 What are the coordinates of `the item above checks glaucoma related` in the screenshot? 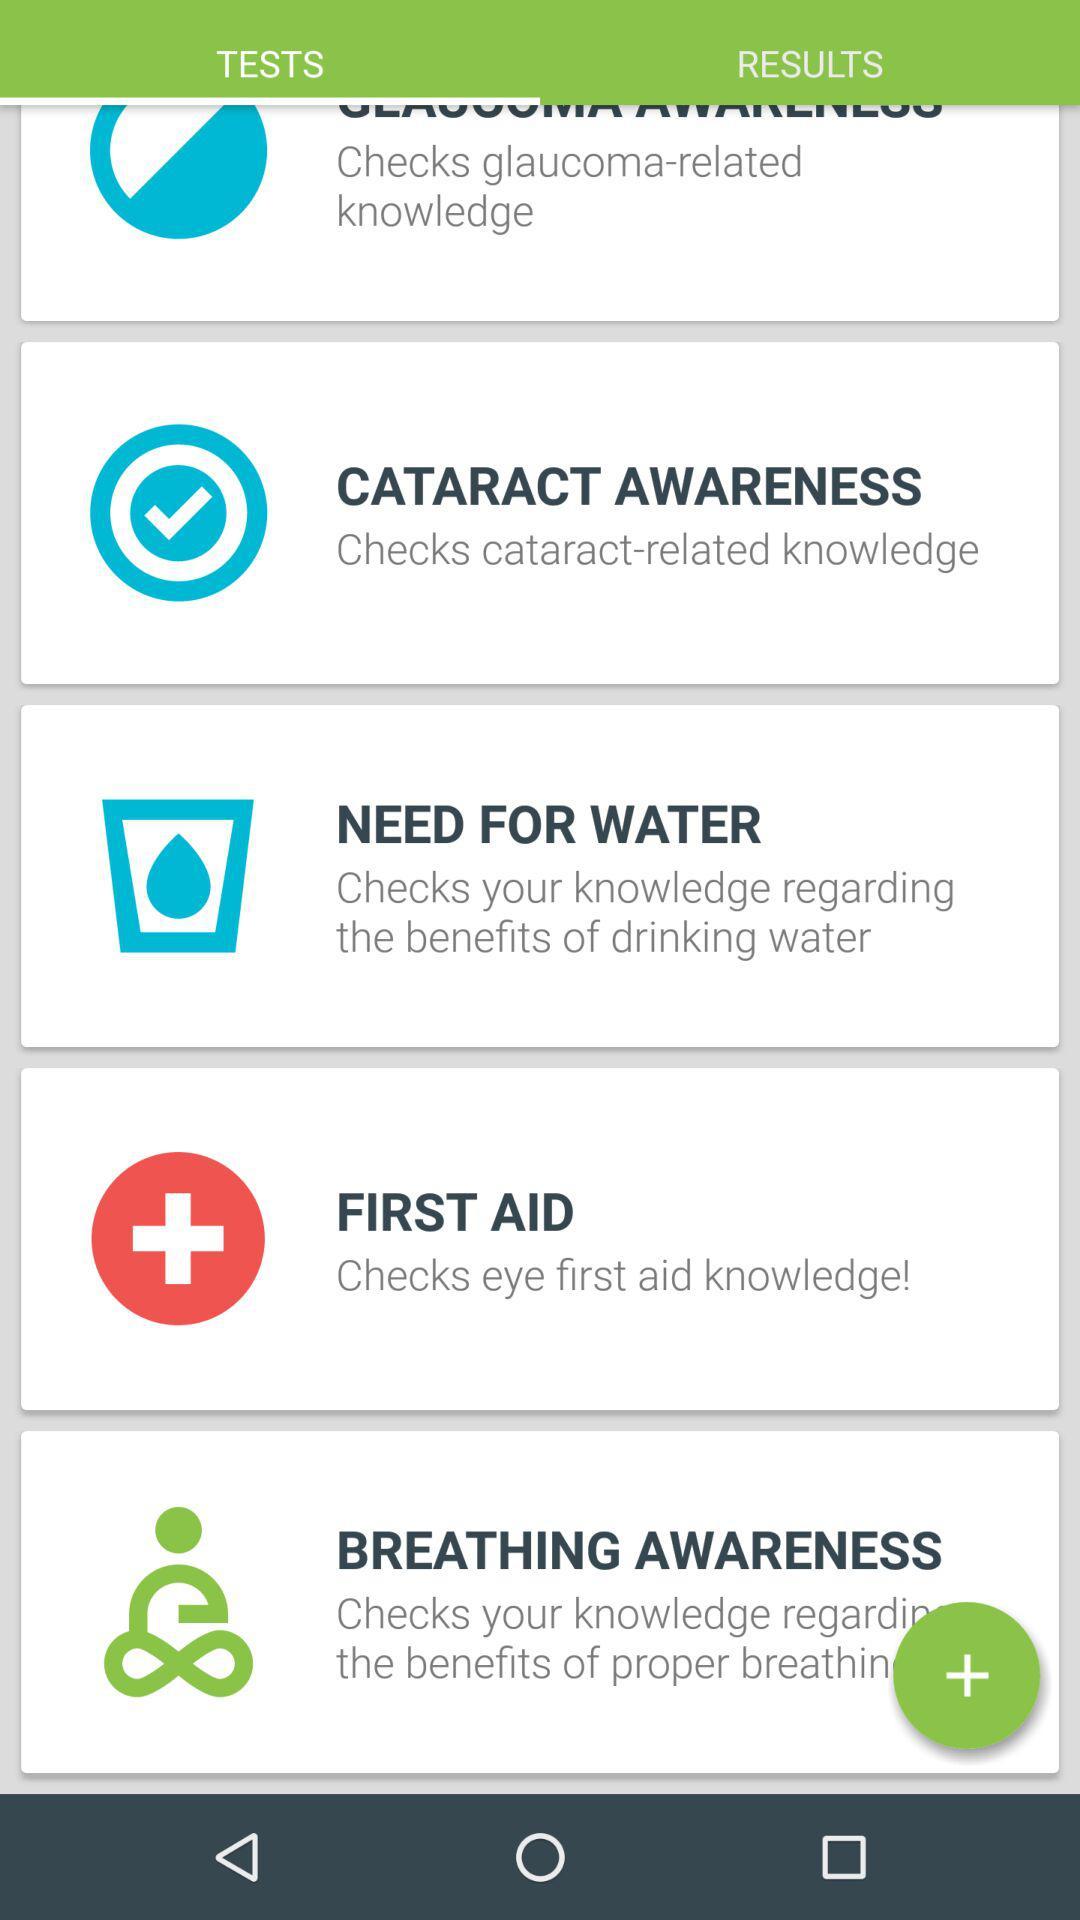 It's located at (270, 52).